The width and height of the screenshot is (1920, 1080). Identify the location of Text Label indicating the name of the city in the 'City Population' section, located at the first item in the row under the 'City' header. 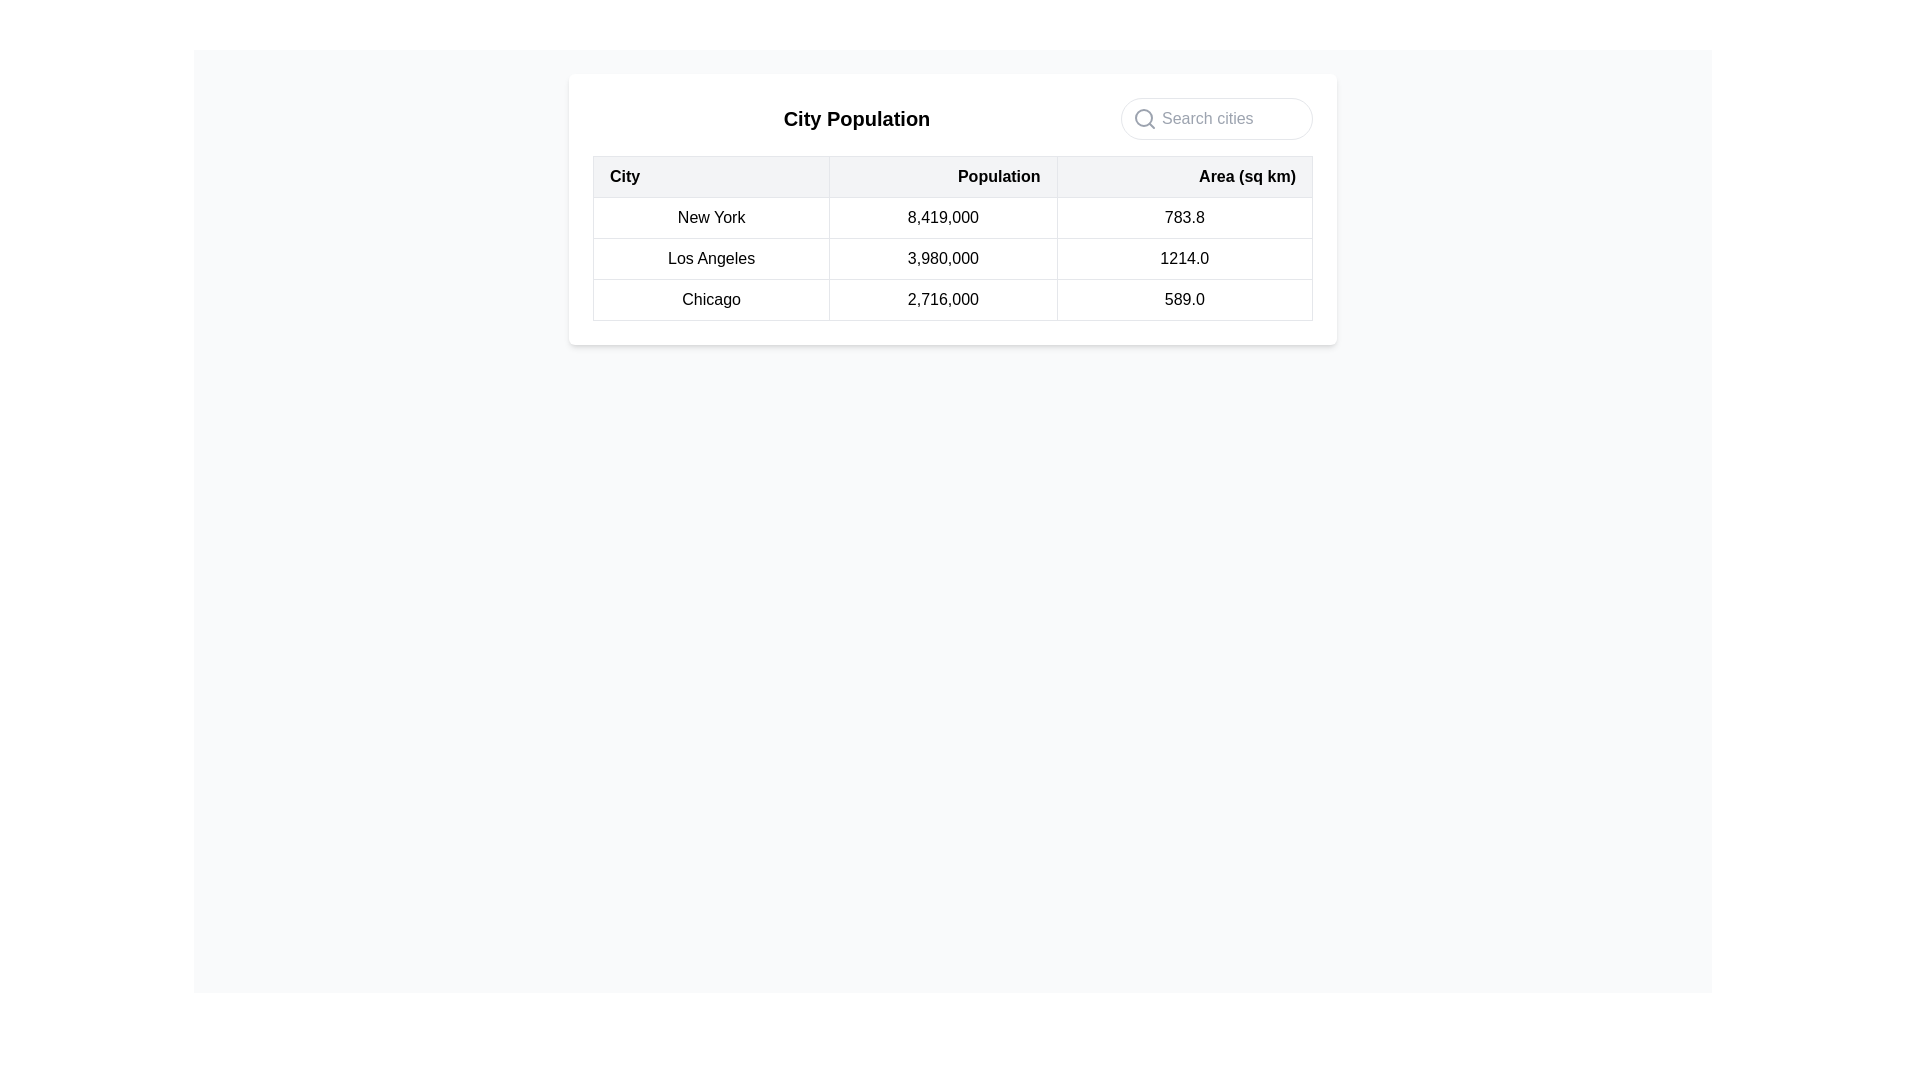
(711, 218).